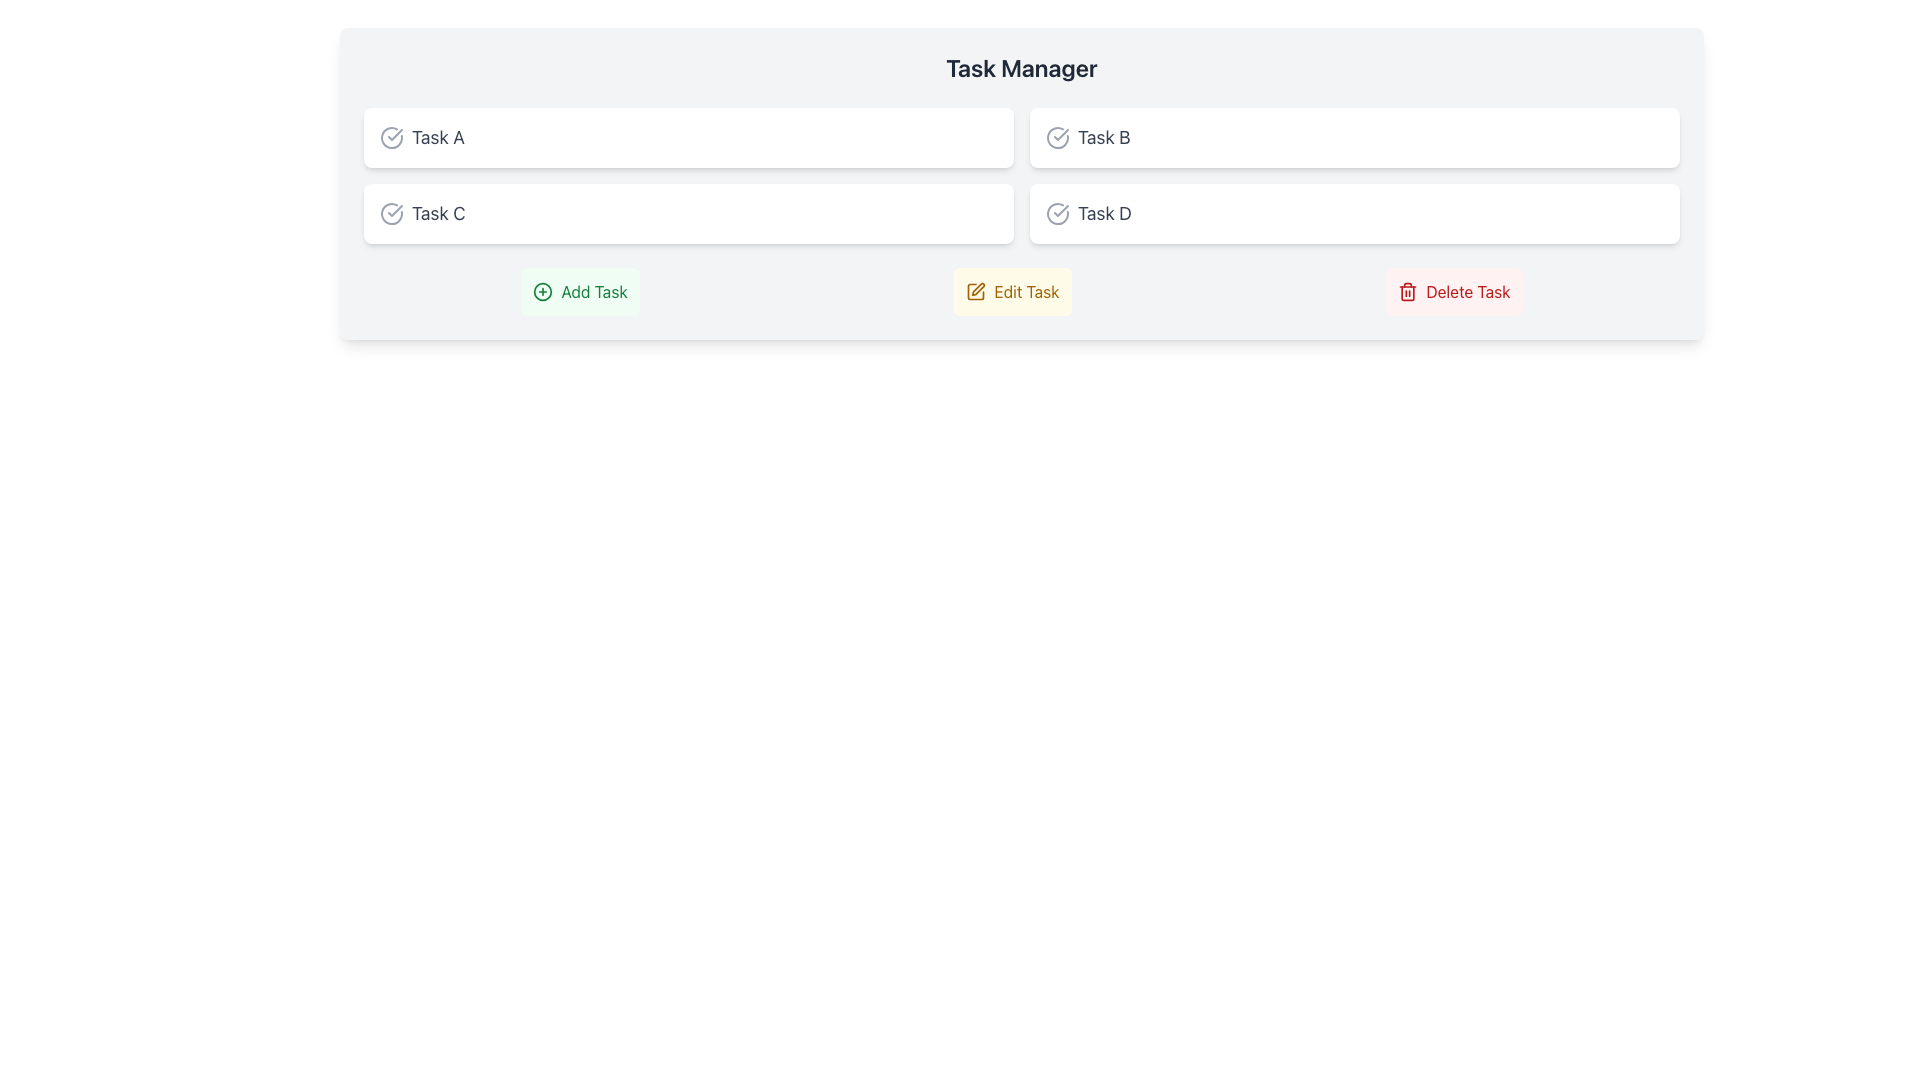  I want to click on the 'Add Task' button, which has a green background, rounded edges, and white text, to initiate the addition of a new task, so click(579, 292).